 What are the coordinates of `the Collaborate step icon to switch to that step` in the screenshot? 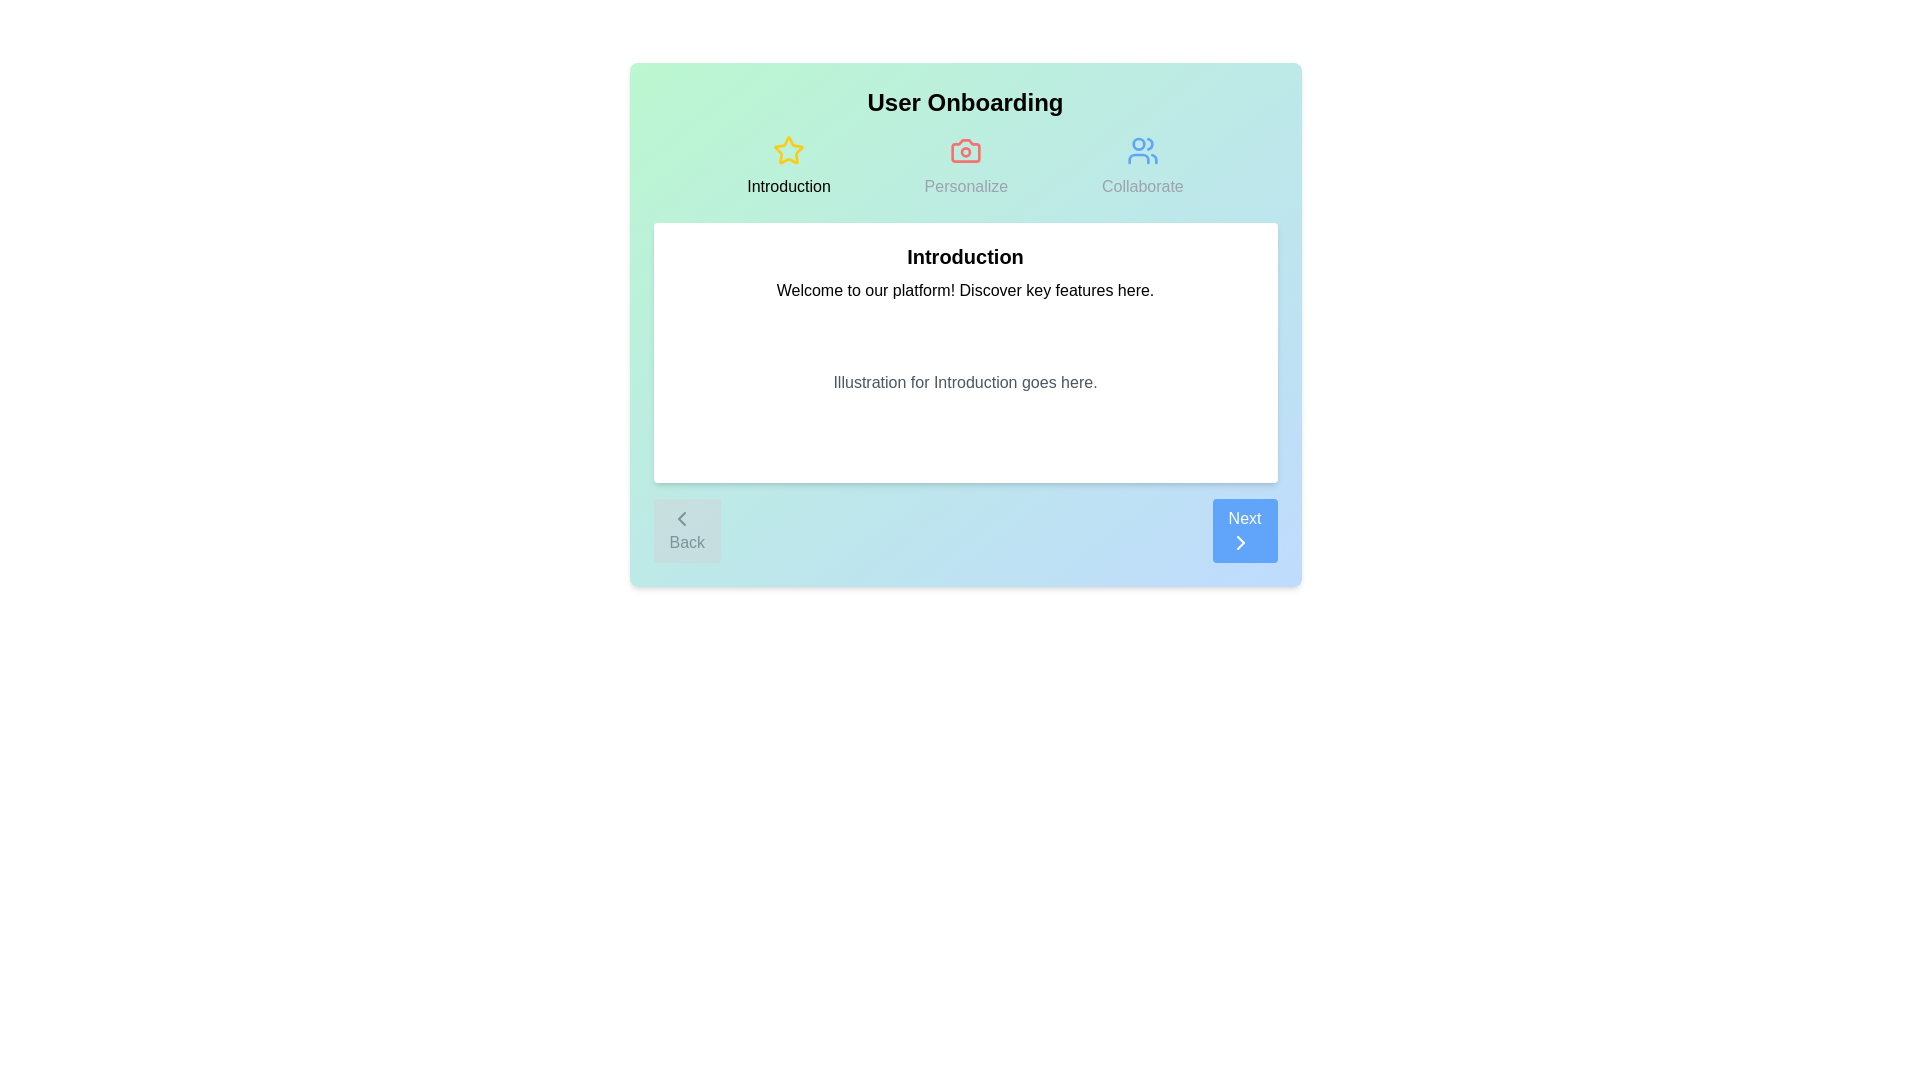 It's located at (1142, 165).